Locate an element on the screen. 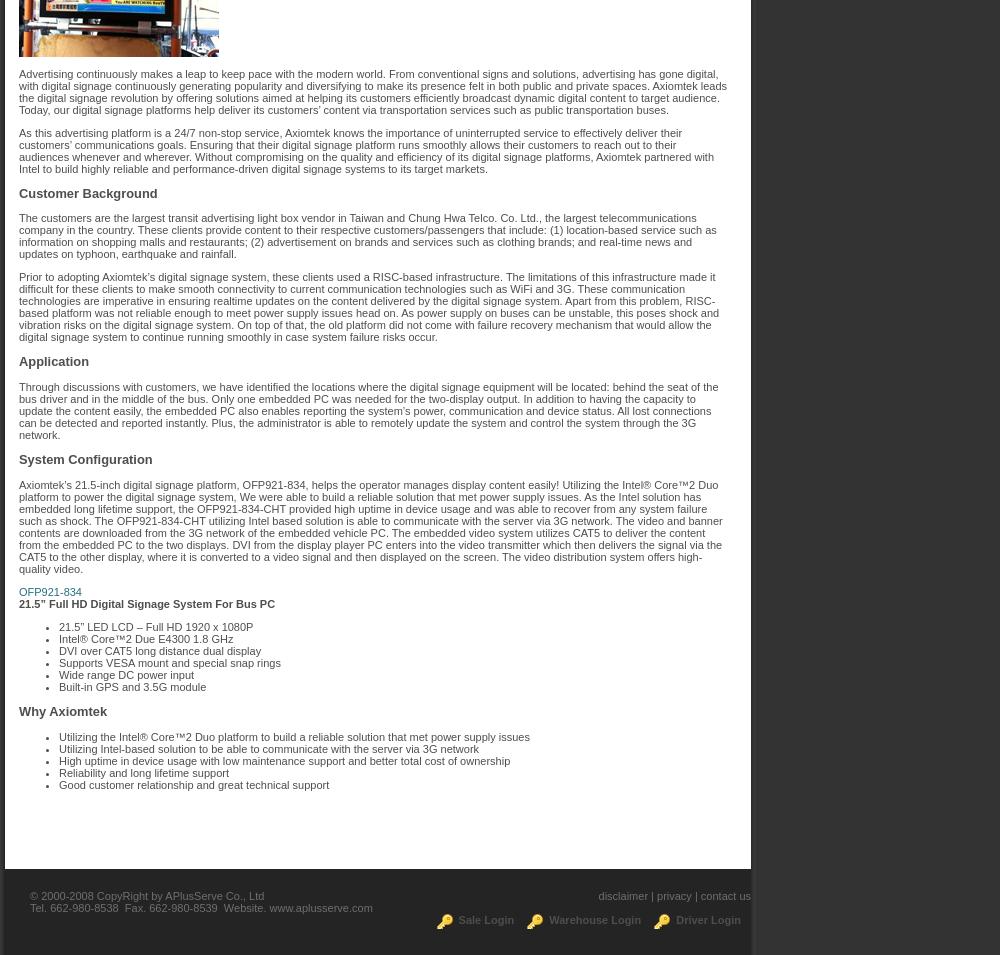  'Prior to adopting Axiomtek’s digital signage system, these clients used a RISC-based infrastructure. The limitations of this infrastructure made it difficult for these clients to make smooth connectivity to current communication technologies such as WiFi and 3G. These communication technologies are imperative in ensuring realtime updates on the content delivered by the digital signage system. Apart from this problem, RISC-based platform was not reliable enough to meet power supply issues head on. As power supply on buses can be unstable, this poses shock and vibration risks on the digital signage system. On top of that, the old platform did not come with failure recovery mechanism that would allow the digital signage system to continue running smoothly in case system failure risks occur.' is located at coordinates (368, 307).